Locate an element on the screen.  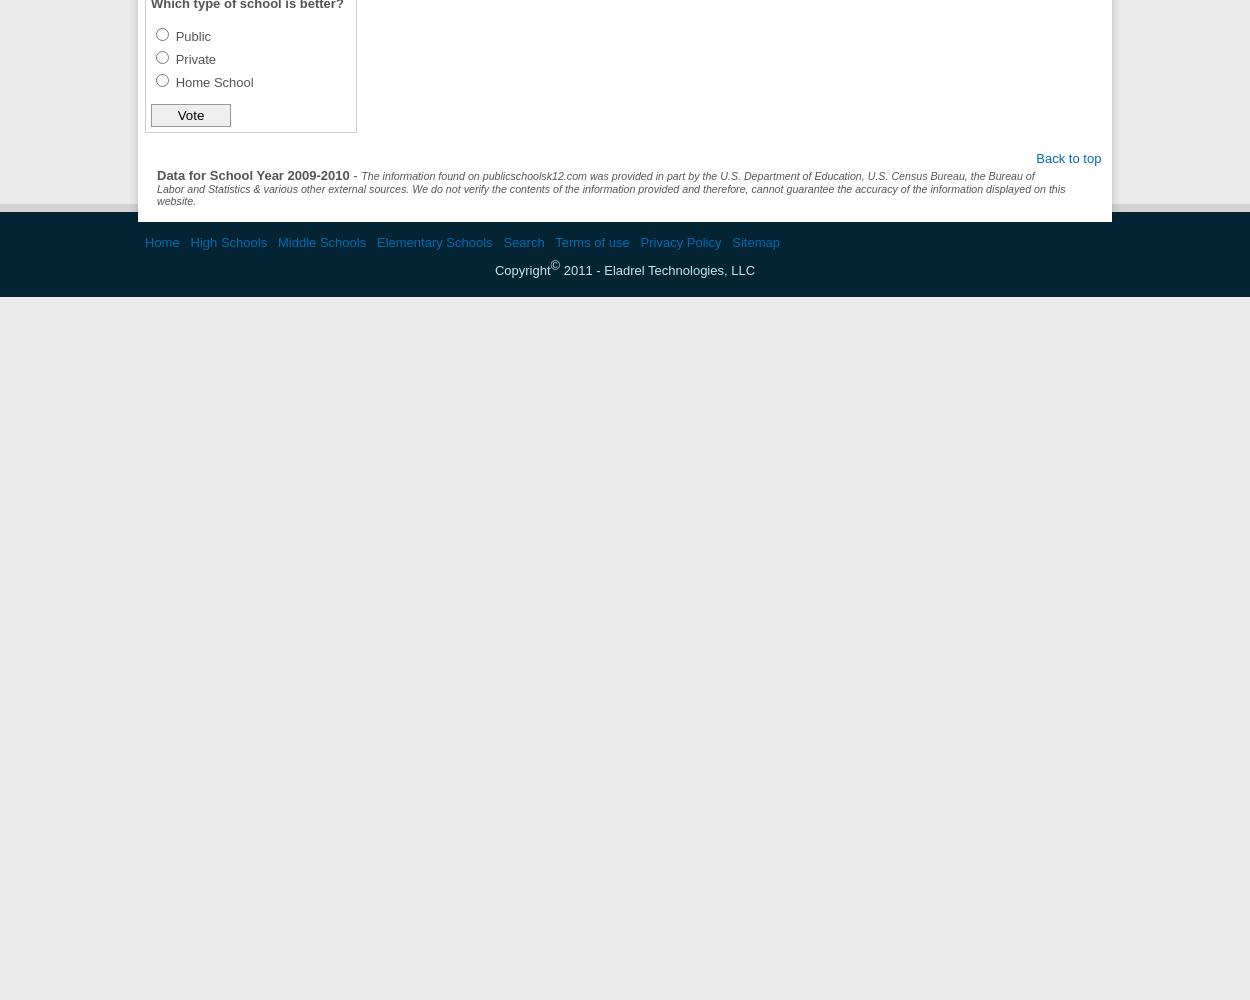
'Privacy Policy' is located at coordinates (680, 241).